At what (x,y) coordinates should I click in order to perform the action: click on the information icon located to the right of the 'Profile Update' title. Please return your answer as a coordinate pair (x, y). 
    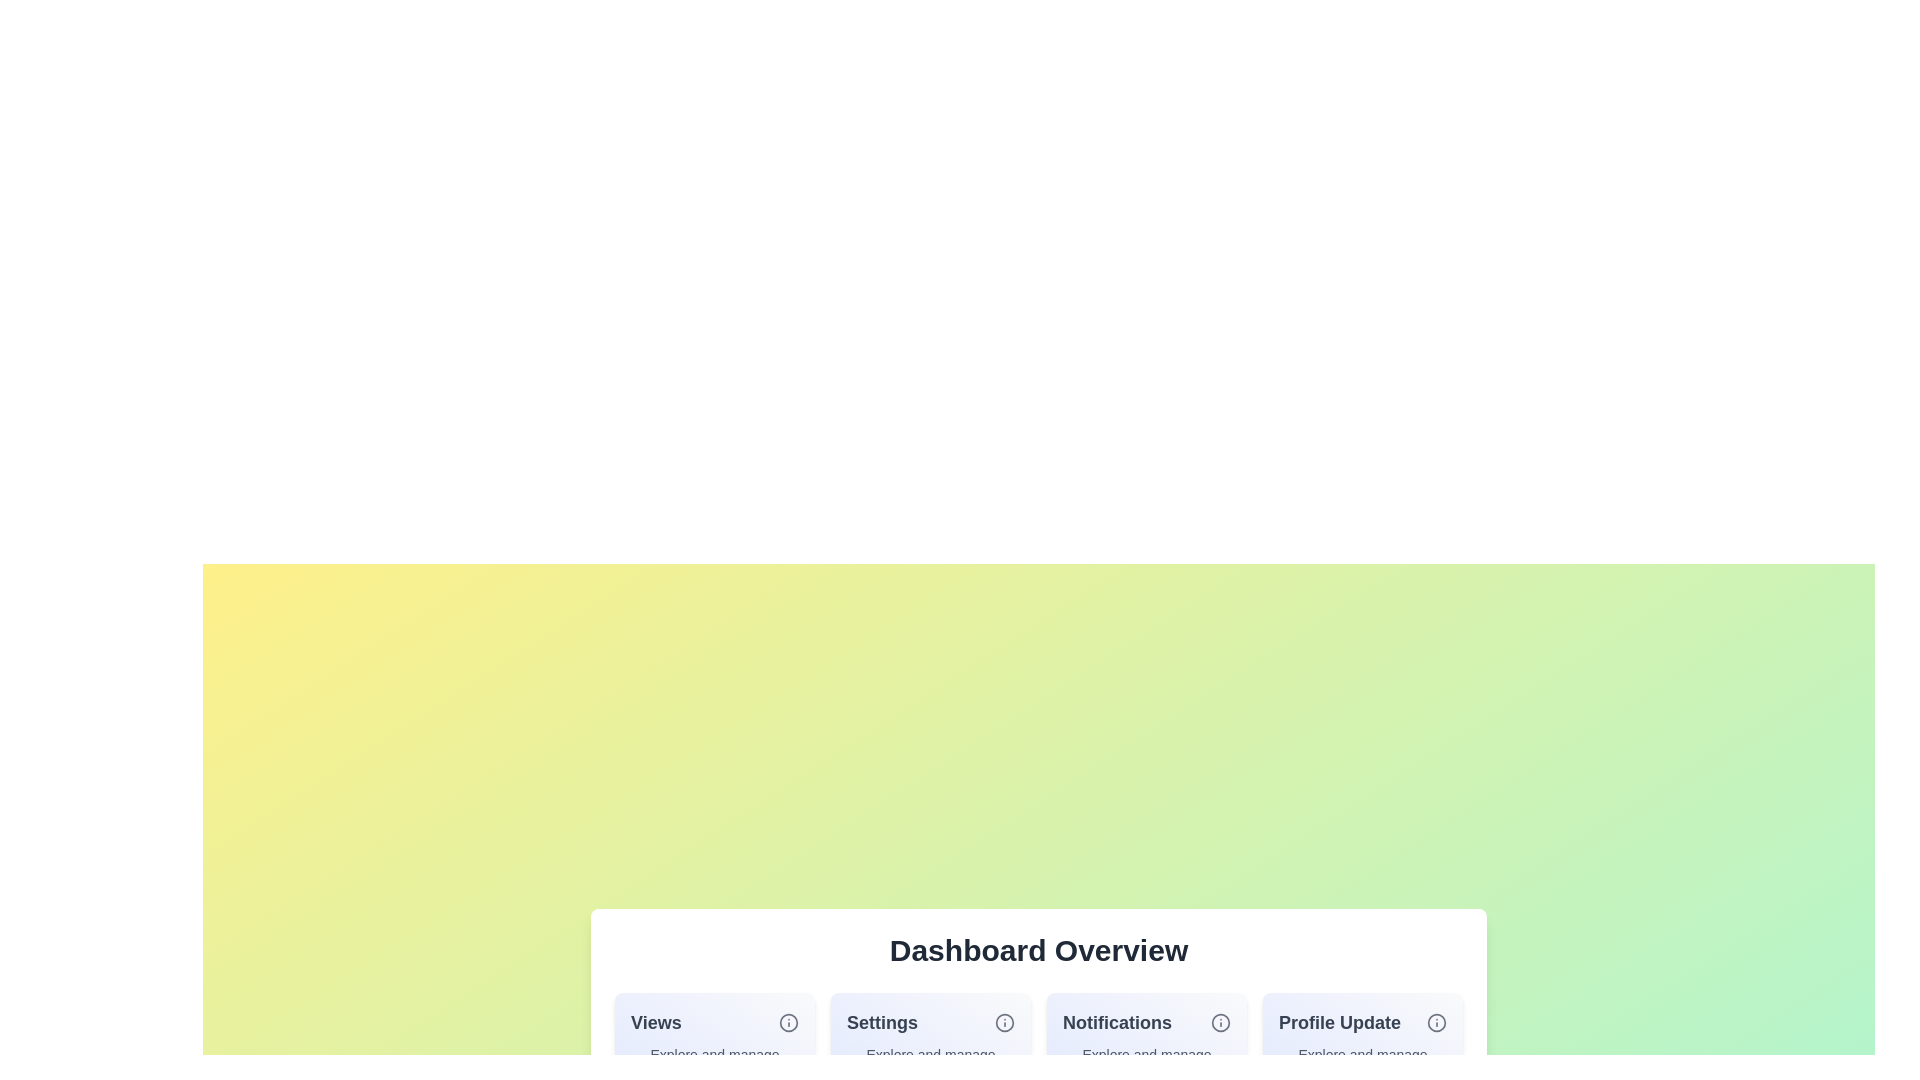
    Looking at the image, I should click on (1435, 1022).